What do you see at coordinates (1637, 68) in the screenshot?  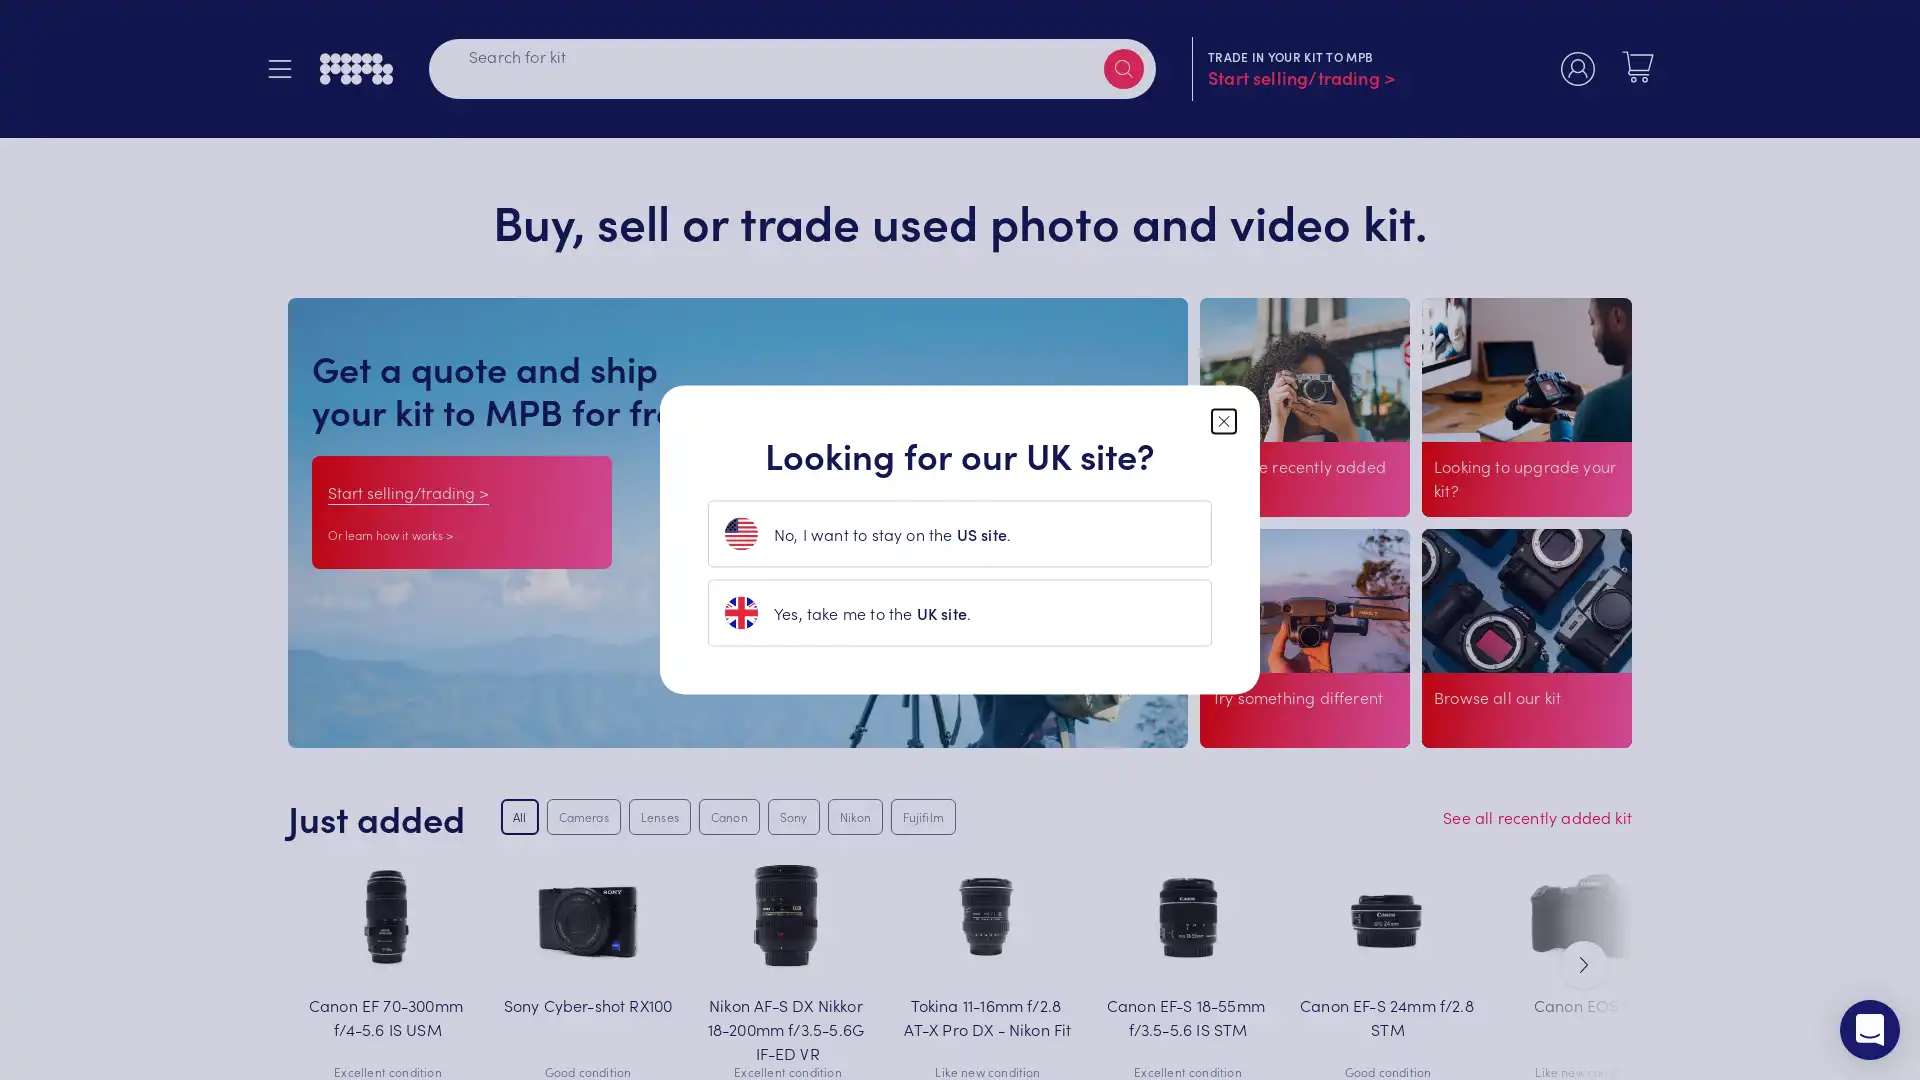 I see `Cart` at bounding box center [1637, 68].